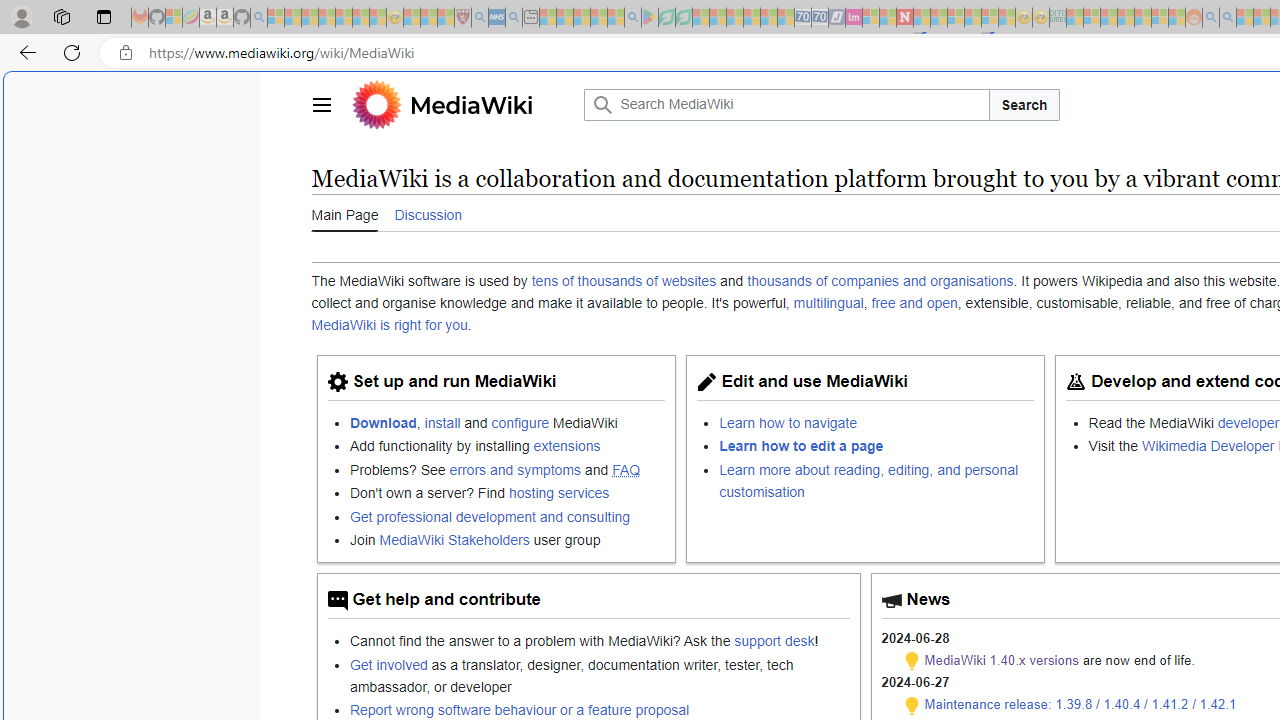  What do you see at coordinates (1227, 17) in the screenshot?
I see `'Utah sues federal government - Search - Sleeping'` at bounding box center [1227, 17].